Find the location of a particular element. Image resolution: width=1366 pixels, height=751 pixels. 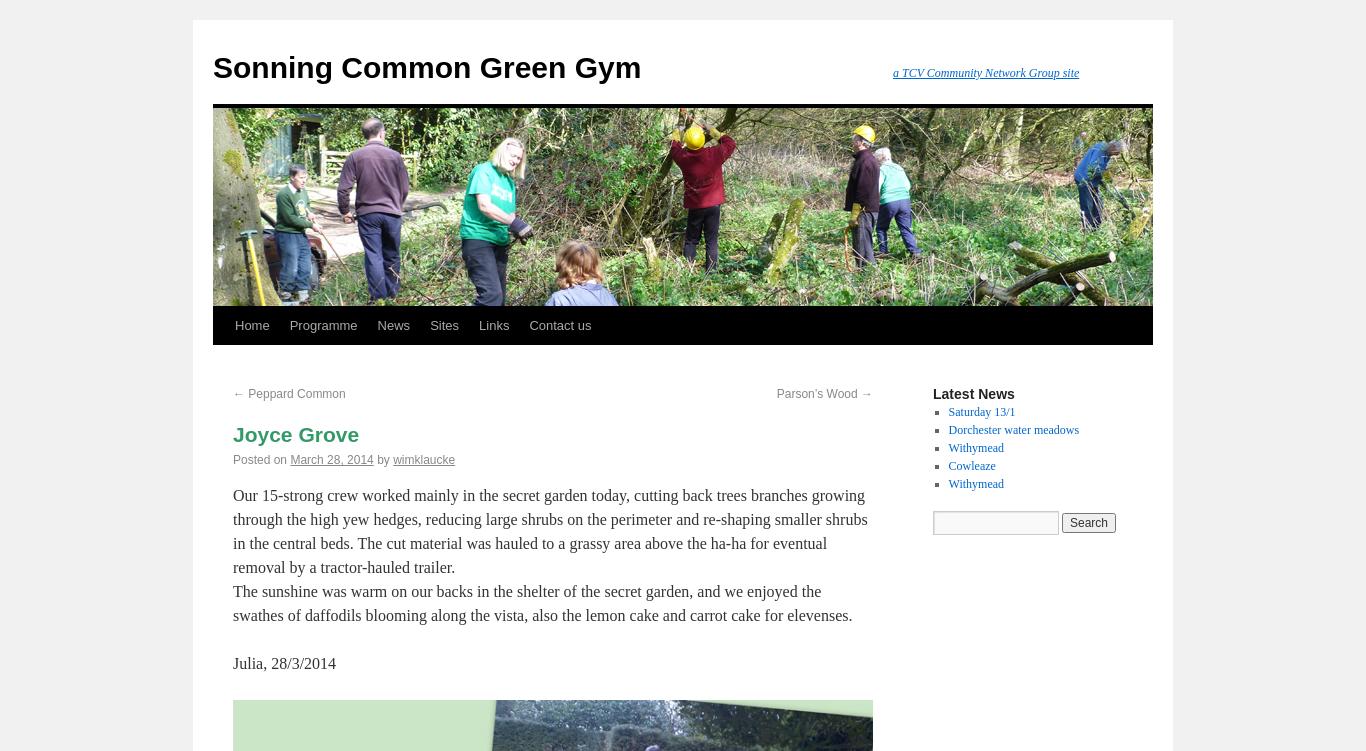

'wimklaucke' is located at coordinates (423, 459).